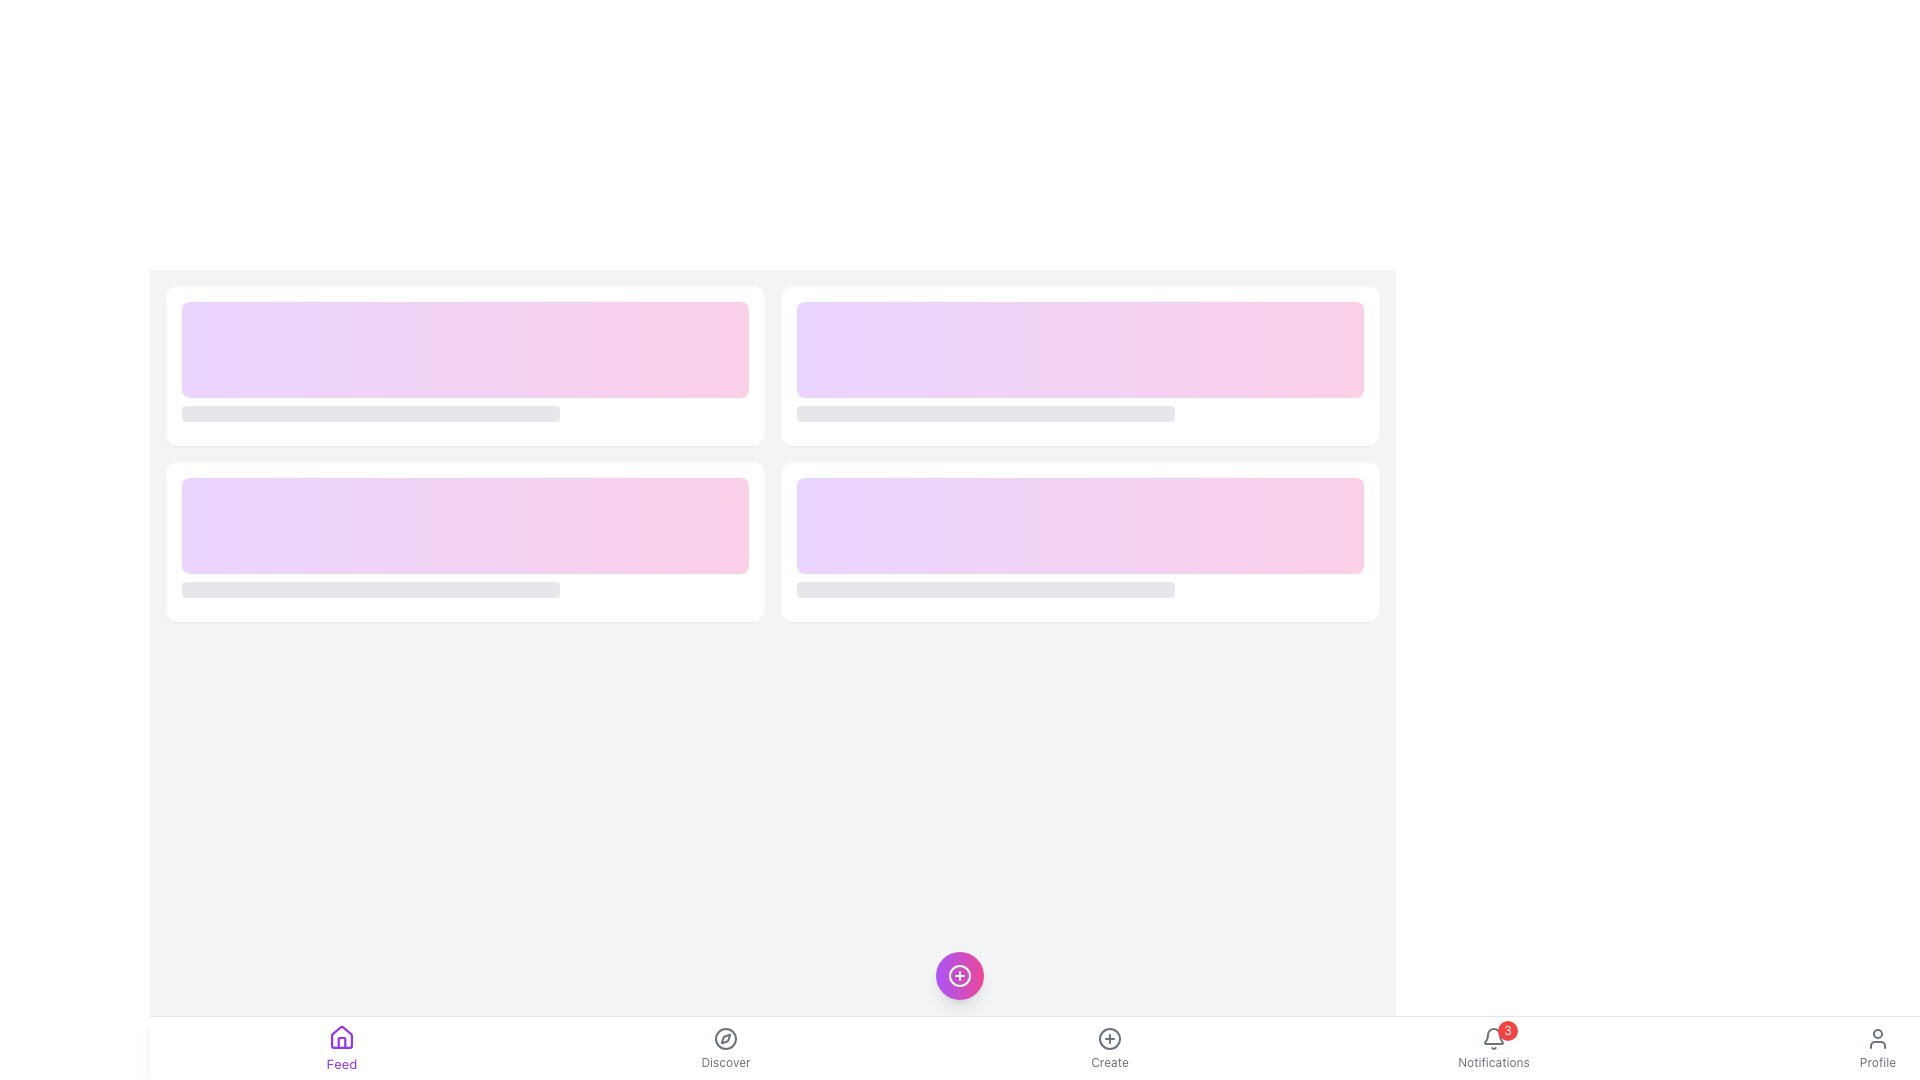  I want to click on the decorative or interactive visual component located in the lower row of the two-row grid structure, positioned as the right item of its row, so click(1079, 524).